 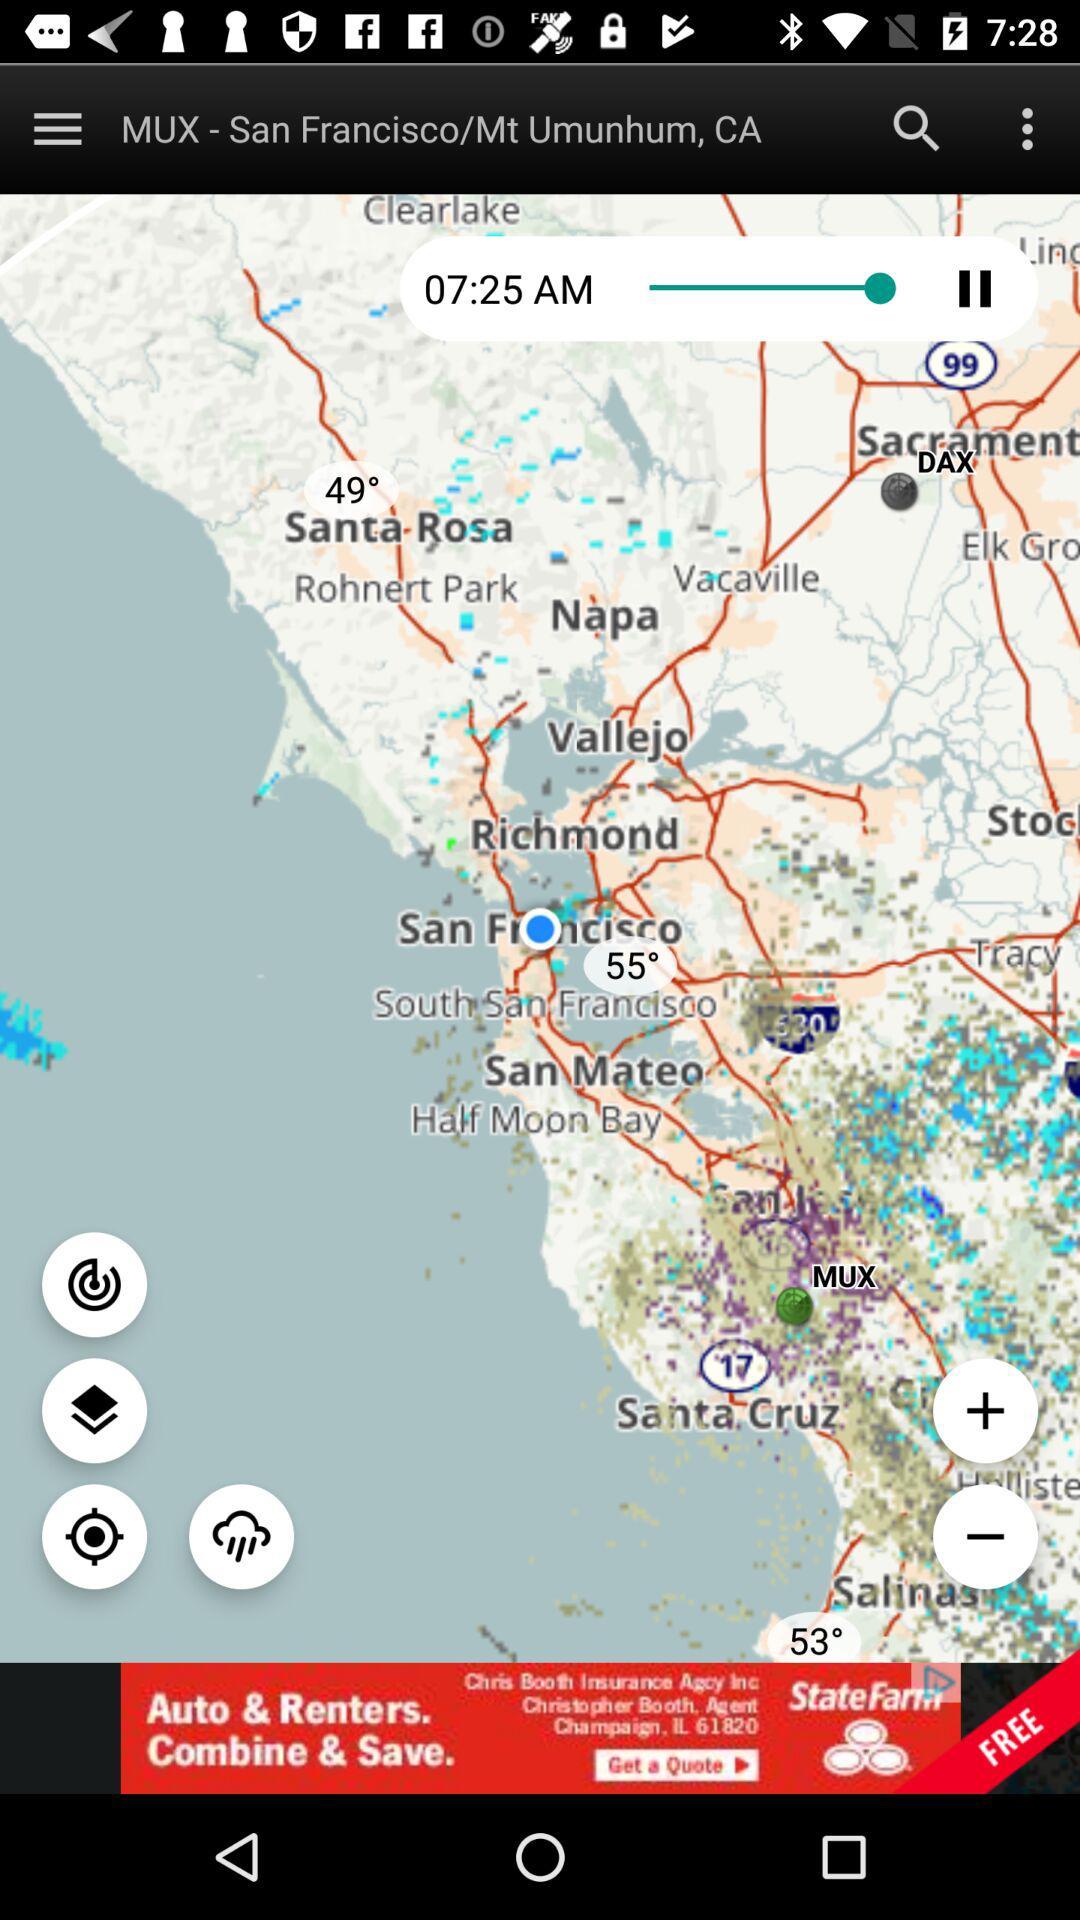 I want to click on the weather icon, so click(x=240, y=1535).